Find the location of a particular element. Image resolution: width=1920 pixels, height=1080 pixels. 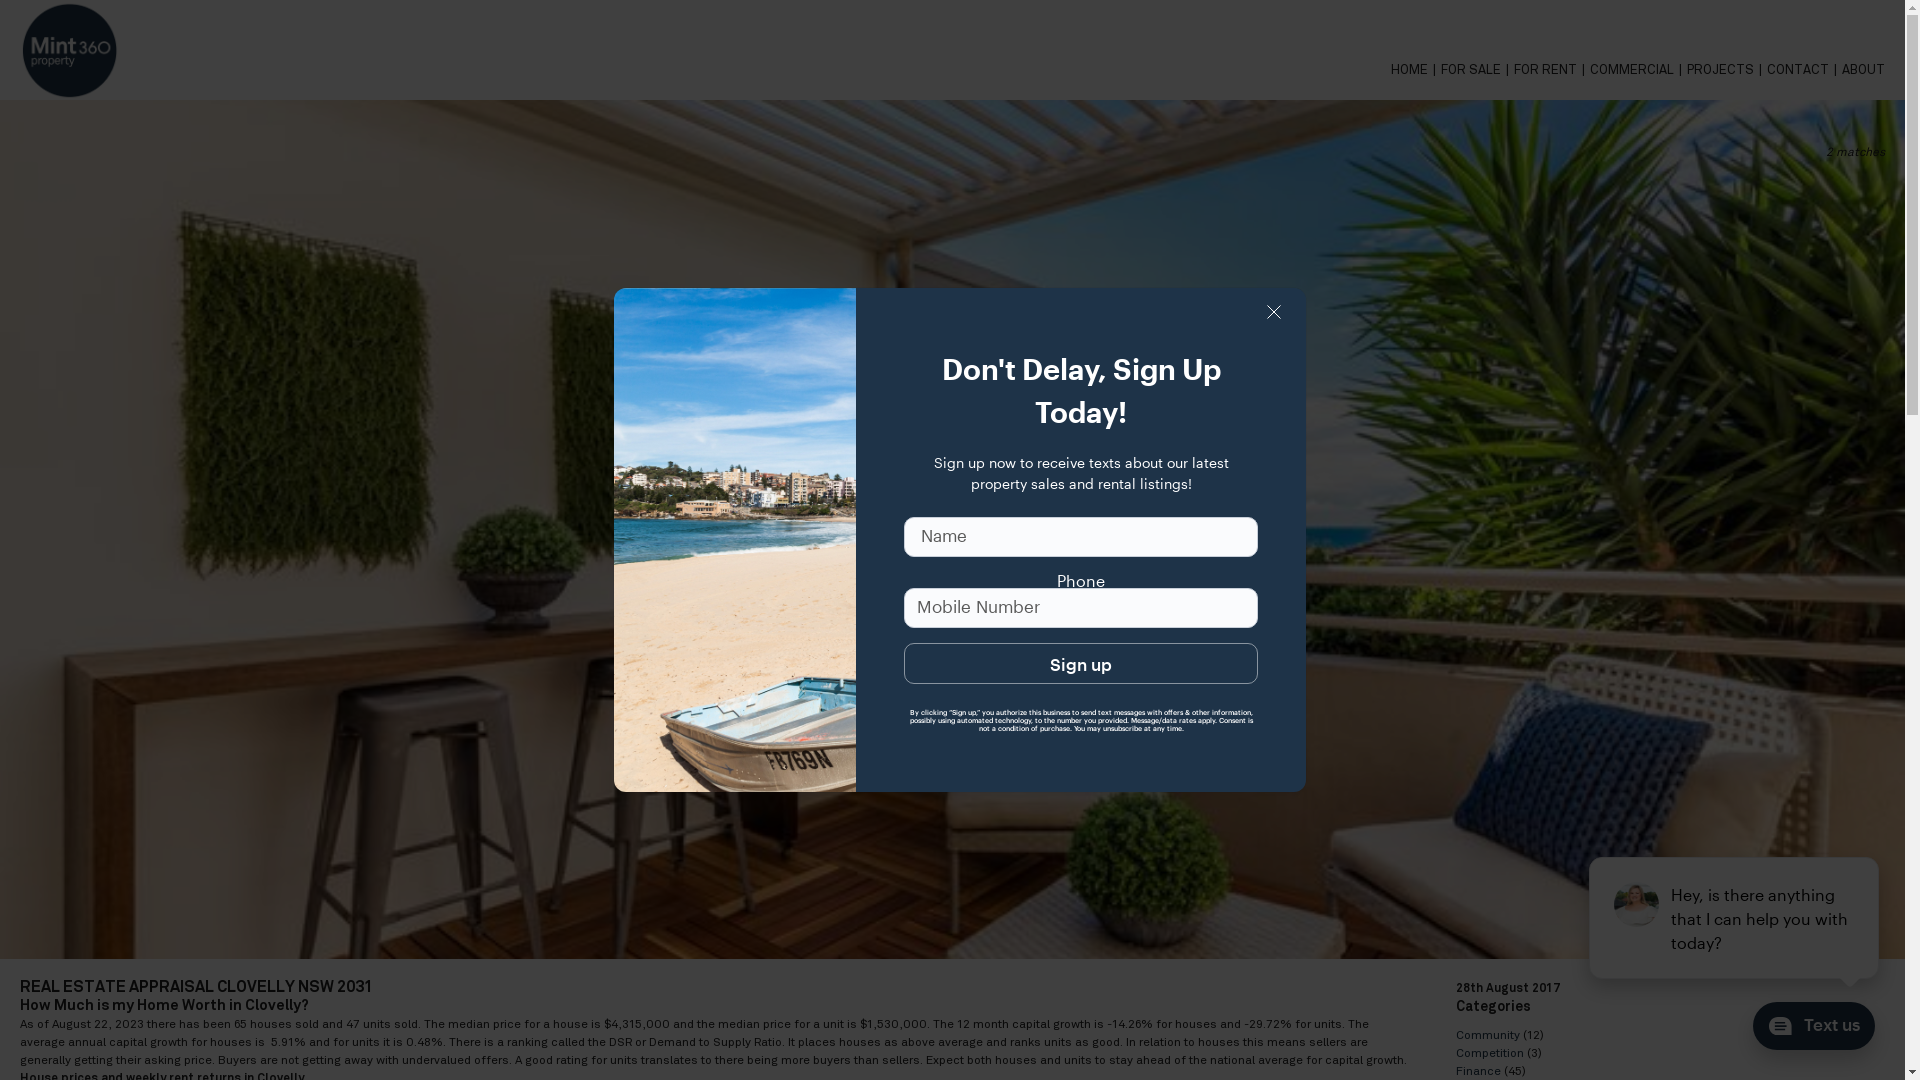

'FOR SALE' is located at coordinates (1477, 68).